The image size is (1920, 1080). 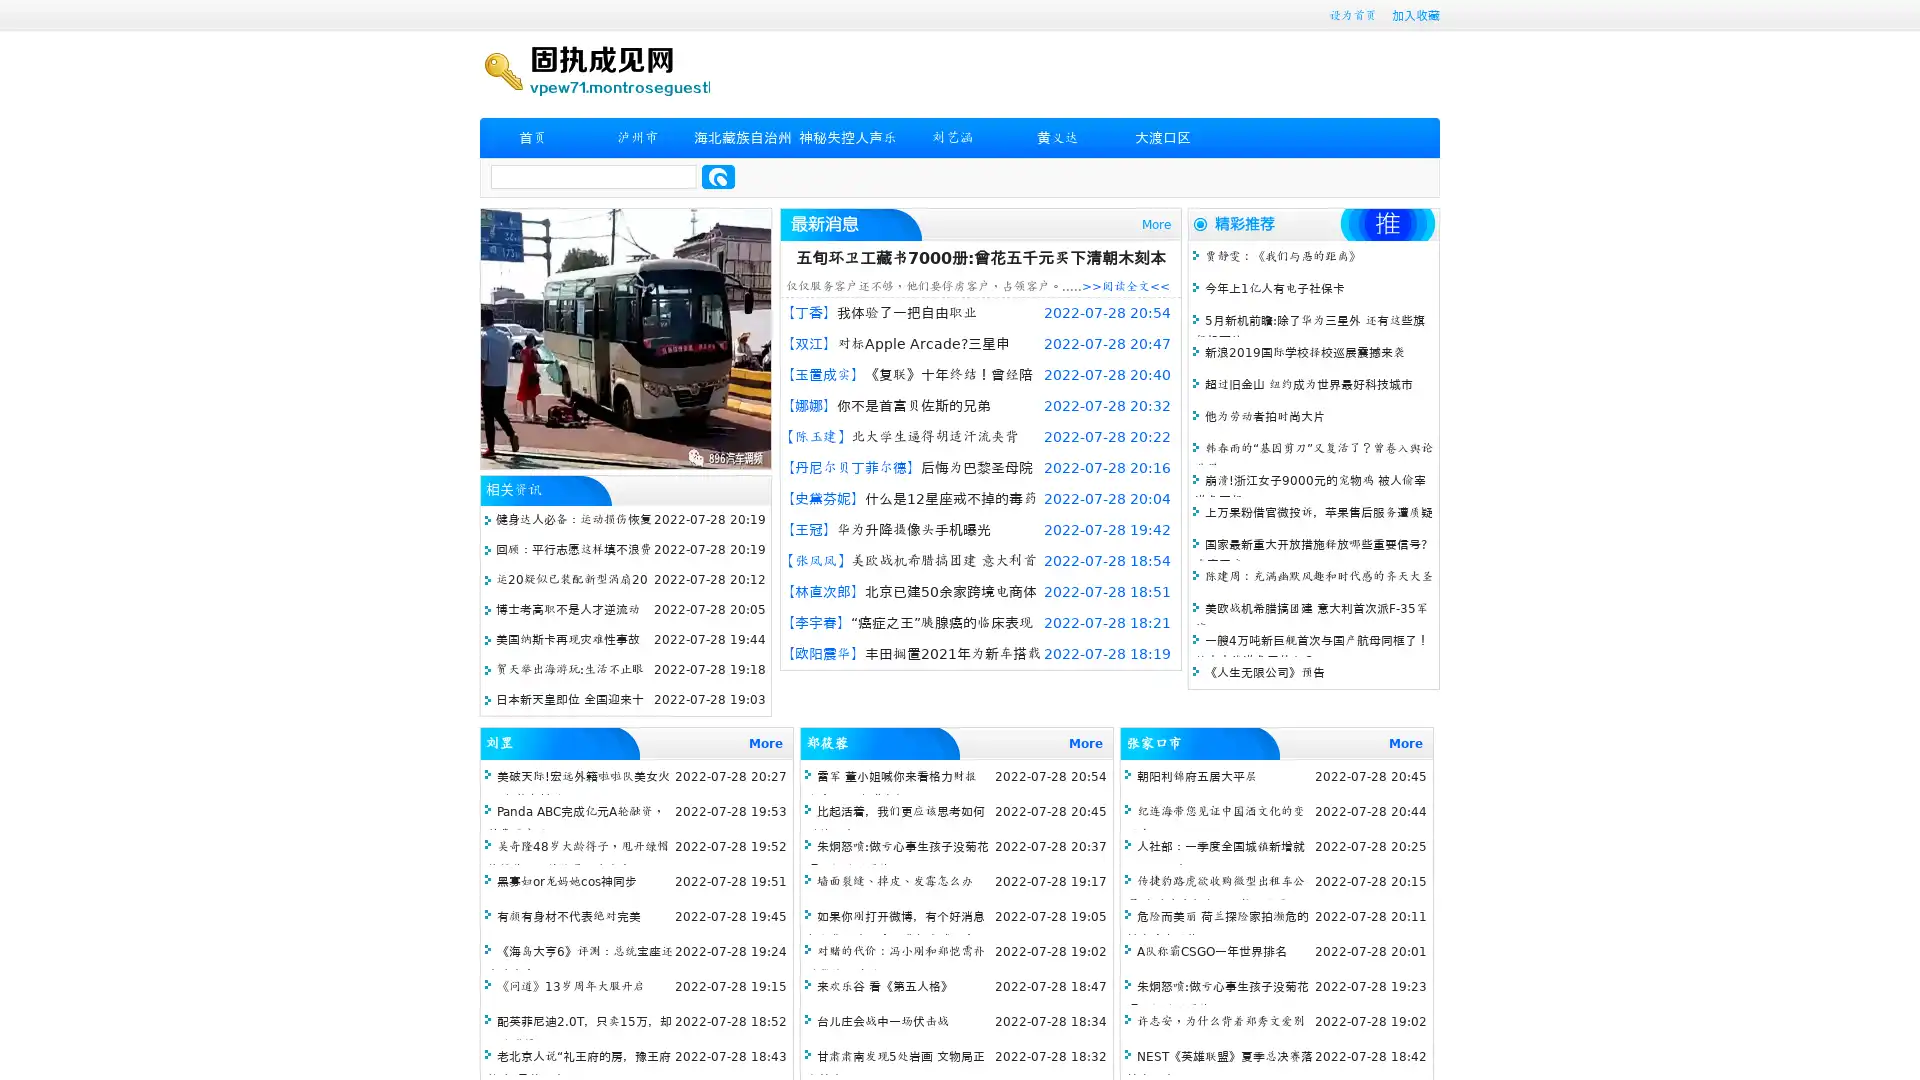 What do you see at coordinates (718, 176) in the screenshot?
I see `Search` at bounding box center [718, 176].